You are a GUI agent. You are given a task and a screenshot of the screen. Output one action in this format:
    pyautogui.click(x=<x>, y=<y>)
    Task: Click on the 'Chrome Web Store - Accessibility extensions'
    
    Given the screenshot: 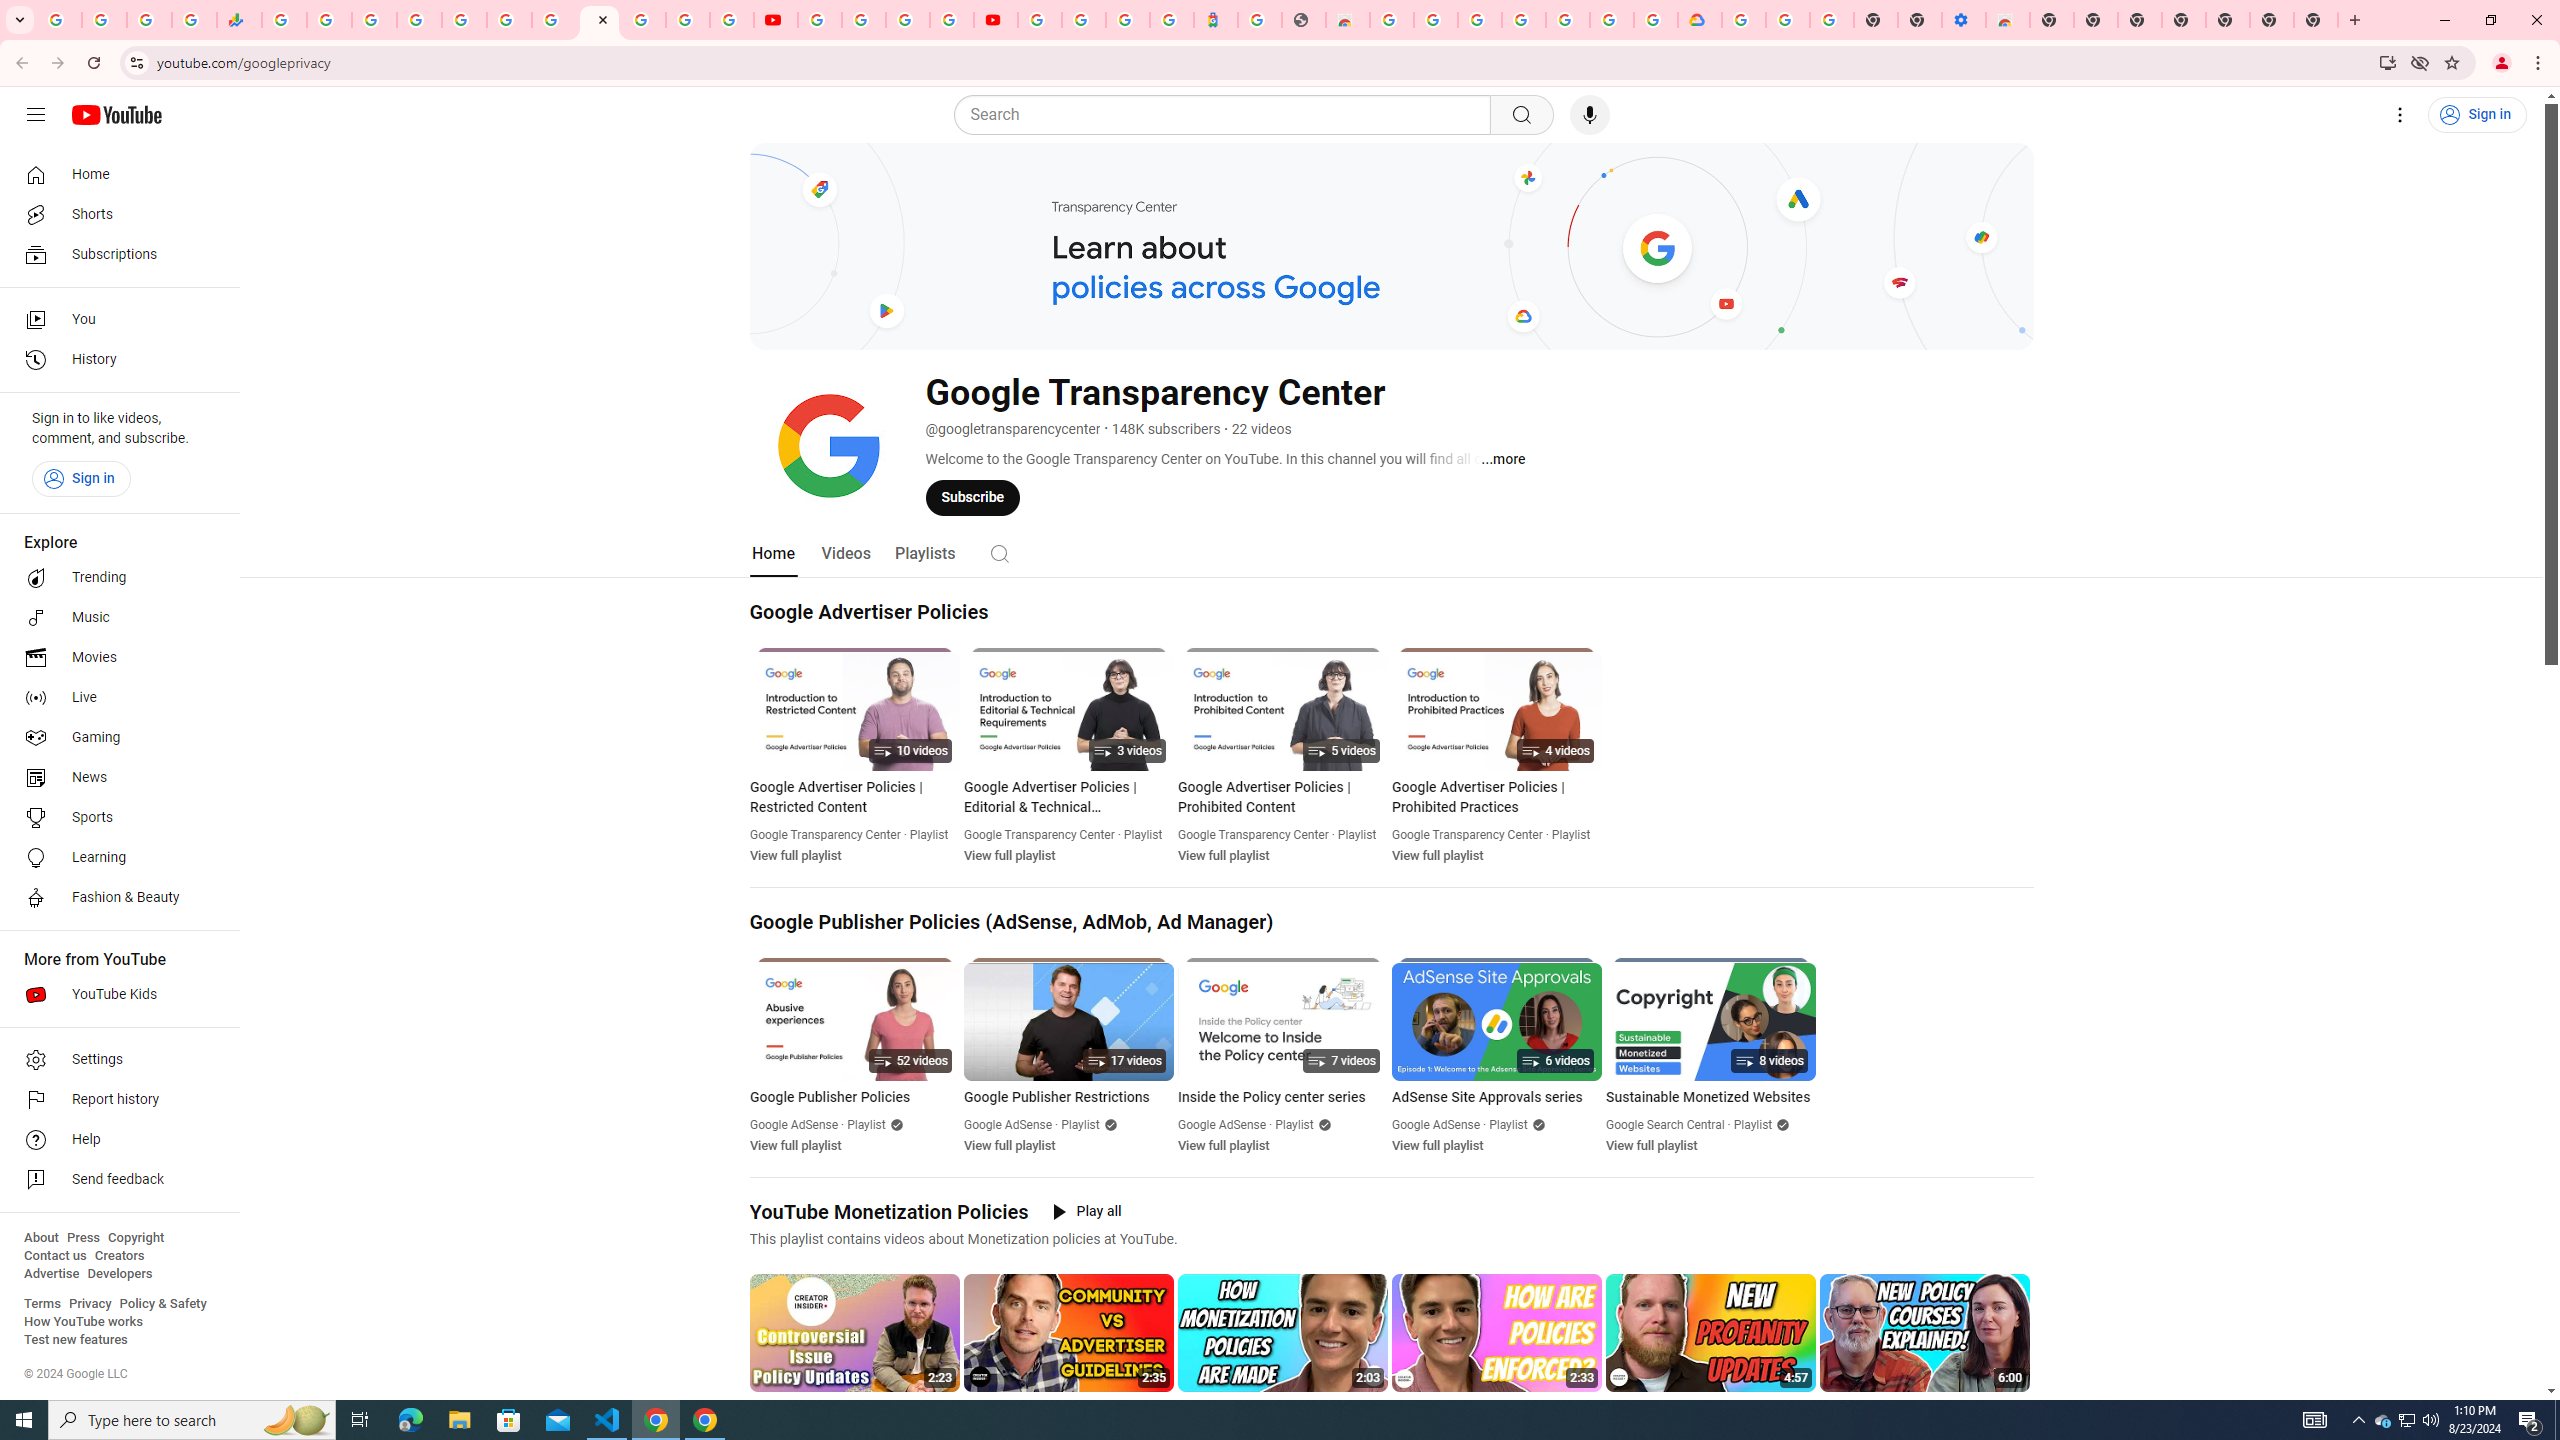 What is the action you would take?
    pyautogui.click(x=2006, y=19)
    